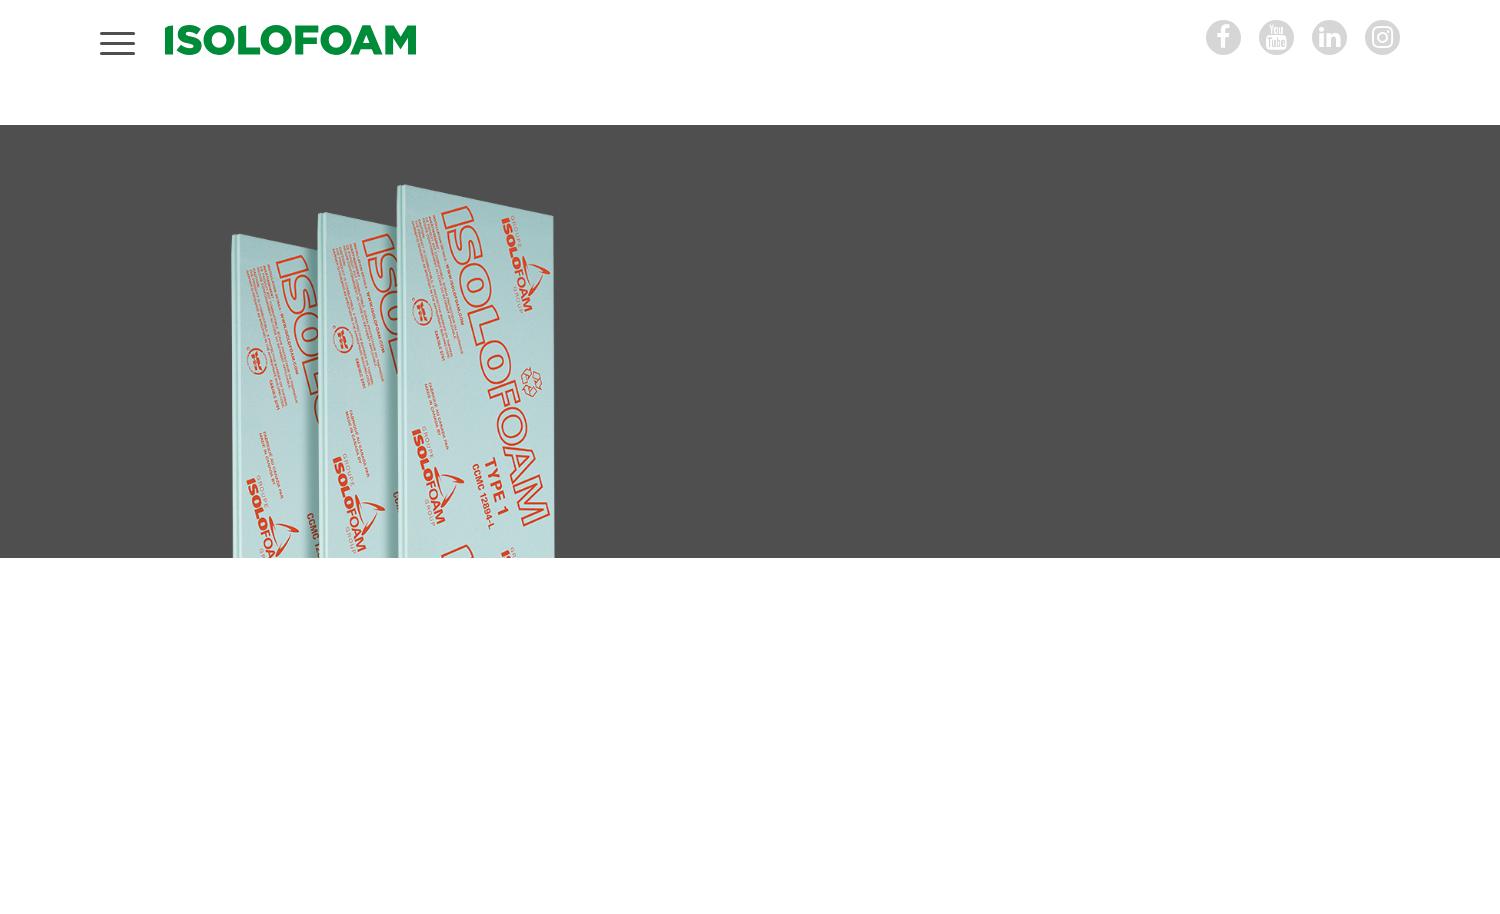  I want to click on 'NEW AND RENOVATION', so click(765, 426).